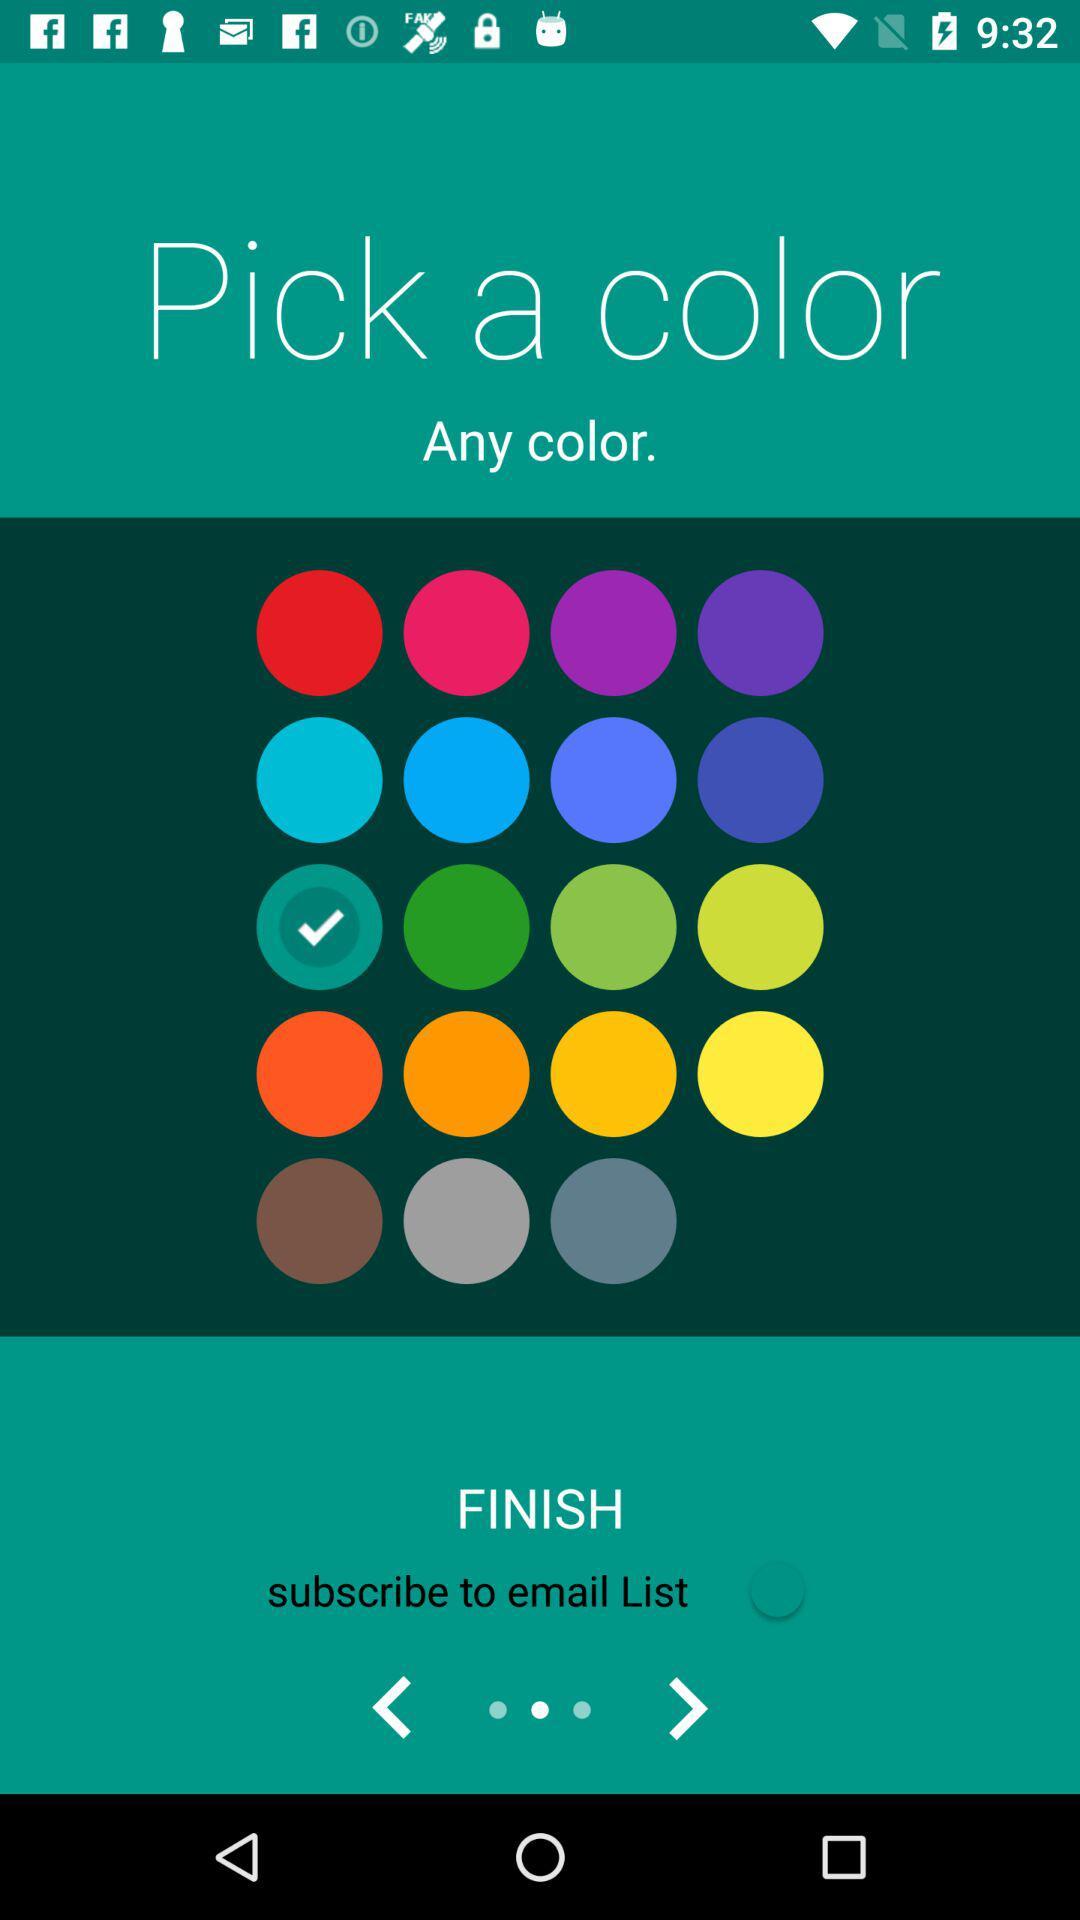 This screenshot has width=1080, height=1920. What do you see at coordinates (393, 1708) in the screenshot?
I see `the arrow_backward icon` at bounding box center [393, 1708].